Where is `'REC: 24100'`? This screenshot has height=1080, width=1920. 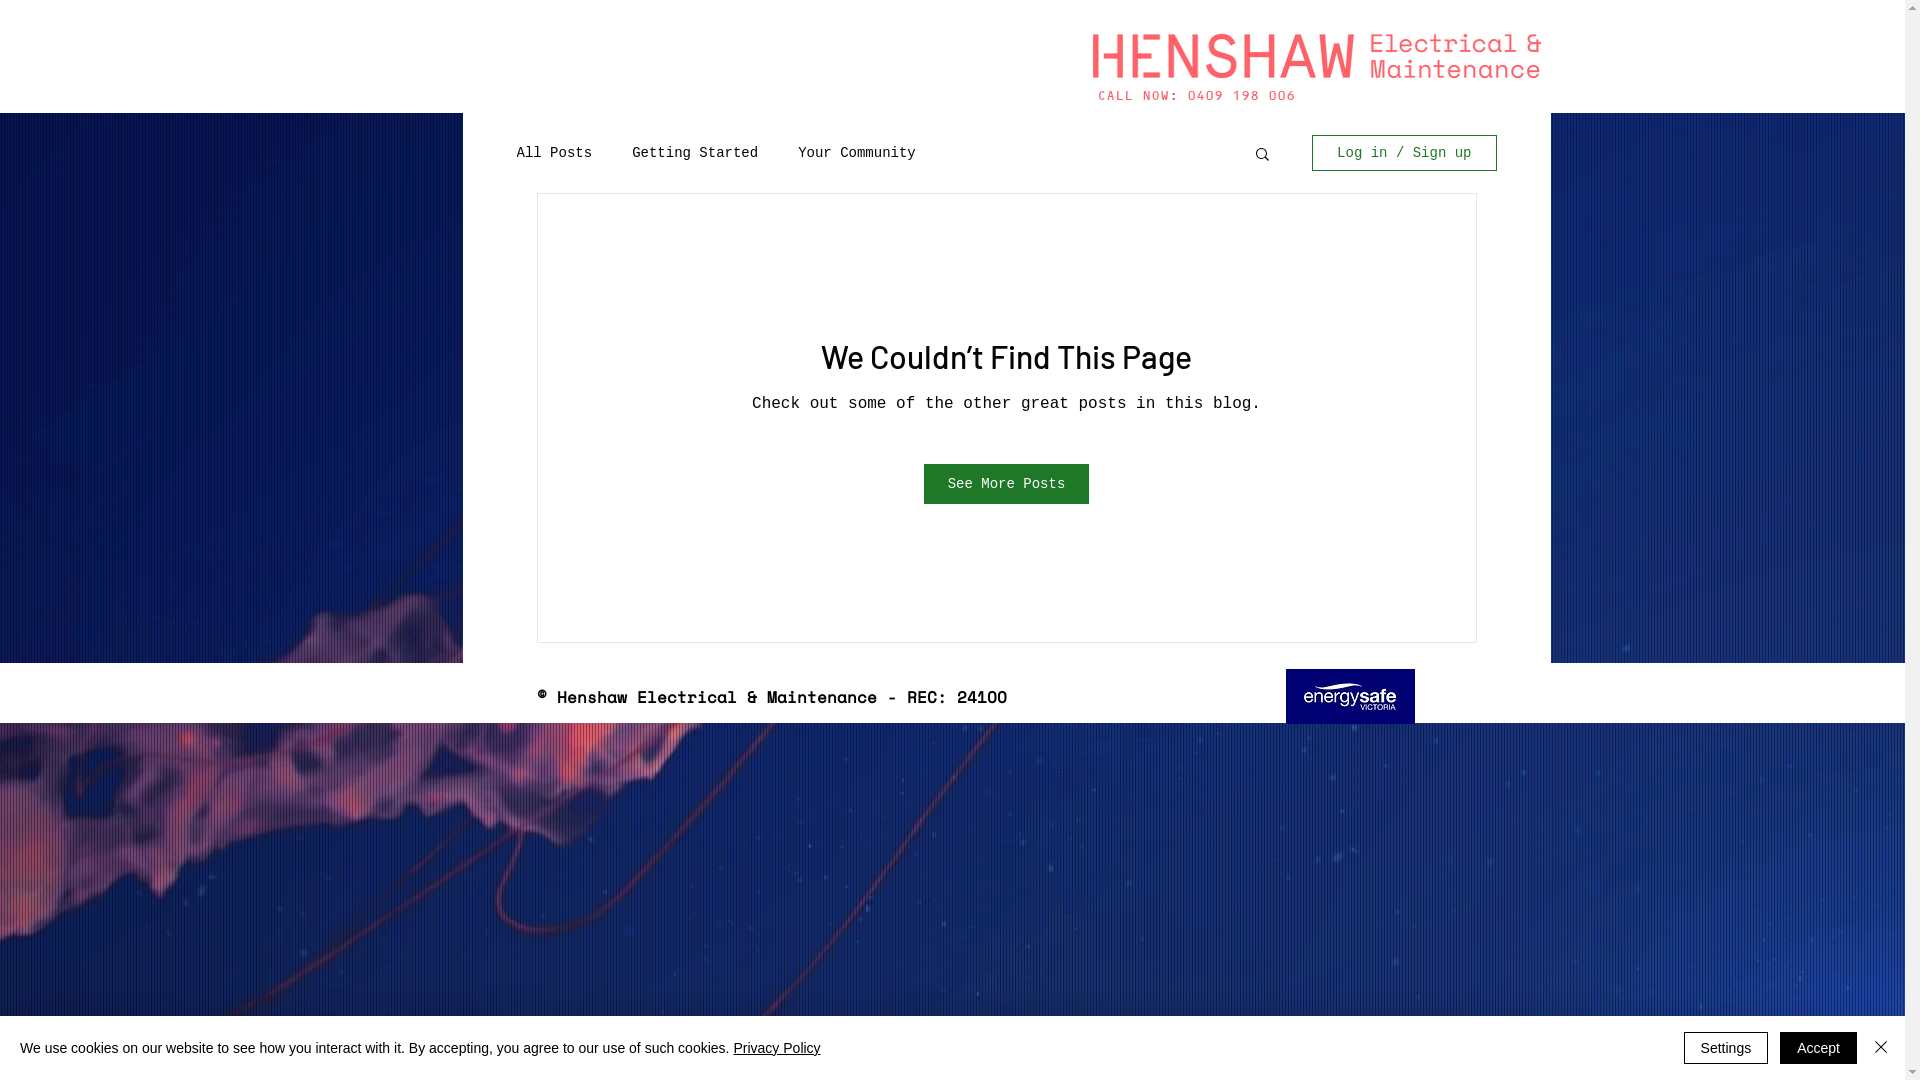 'REC: 24100' is located at coordinates (1350, 695).